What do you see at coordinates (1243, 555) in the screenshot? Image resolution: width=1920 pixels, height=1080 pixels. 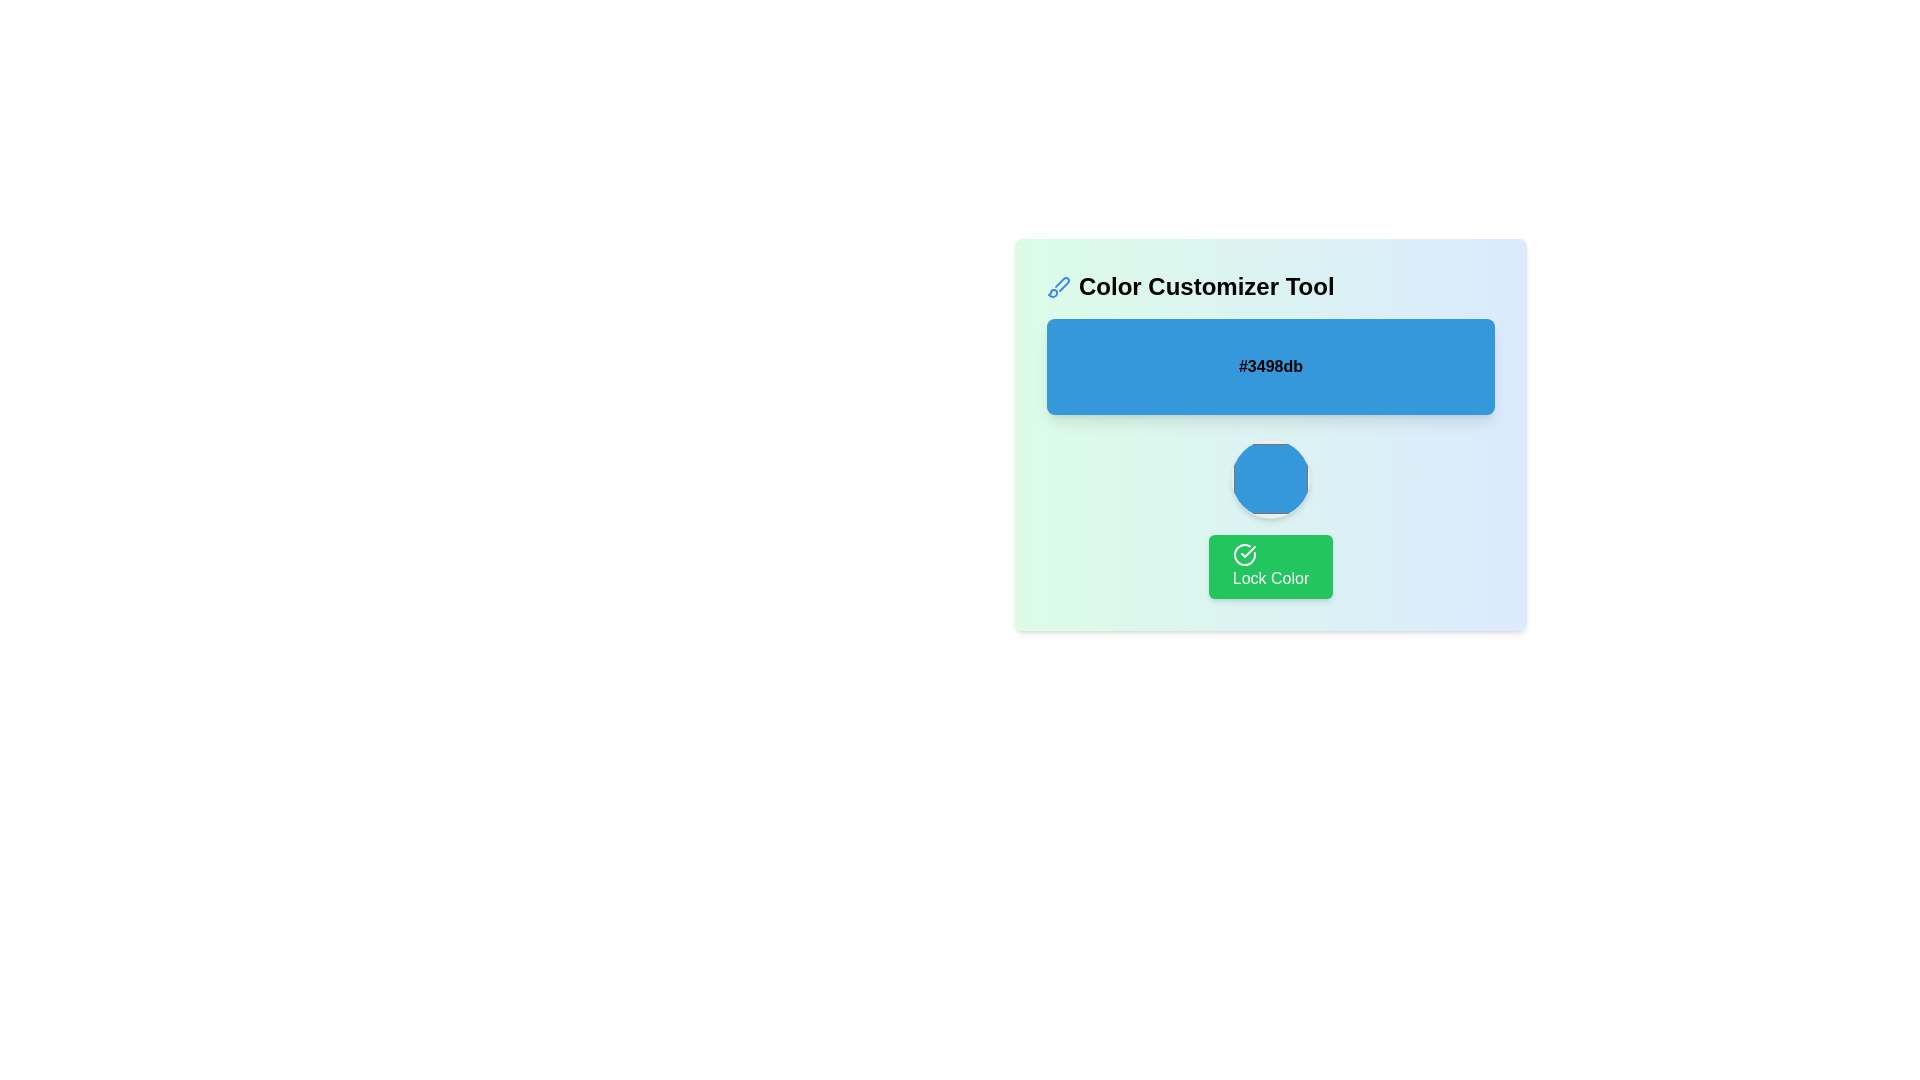 I see `the locking confirmation icon located inside the 'Lock Color' button at the bottom of the interface` at bounding box center [1243, 555].